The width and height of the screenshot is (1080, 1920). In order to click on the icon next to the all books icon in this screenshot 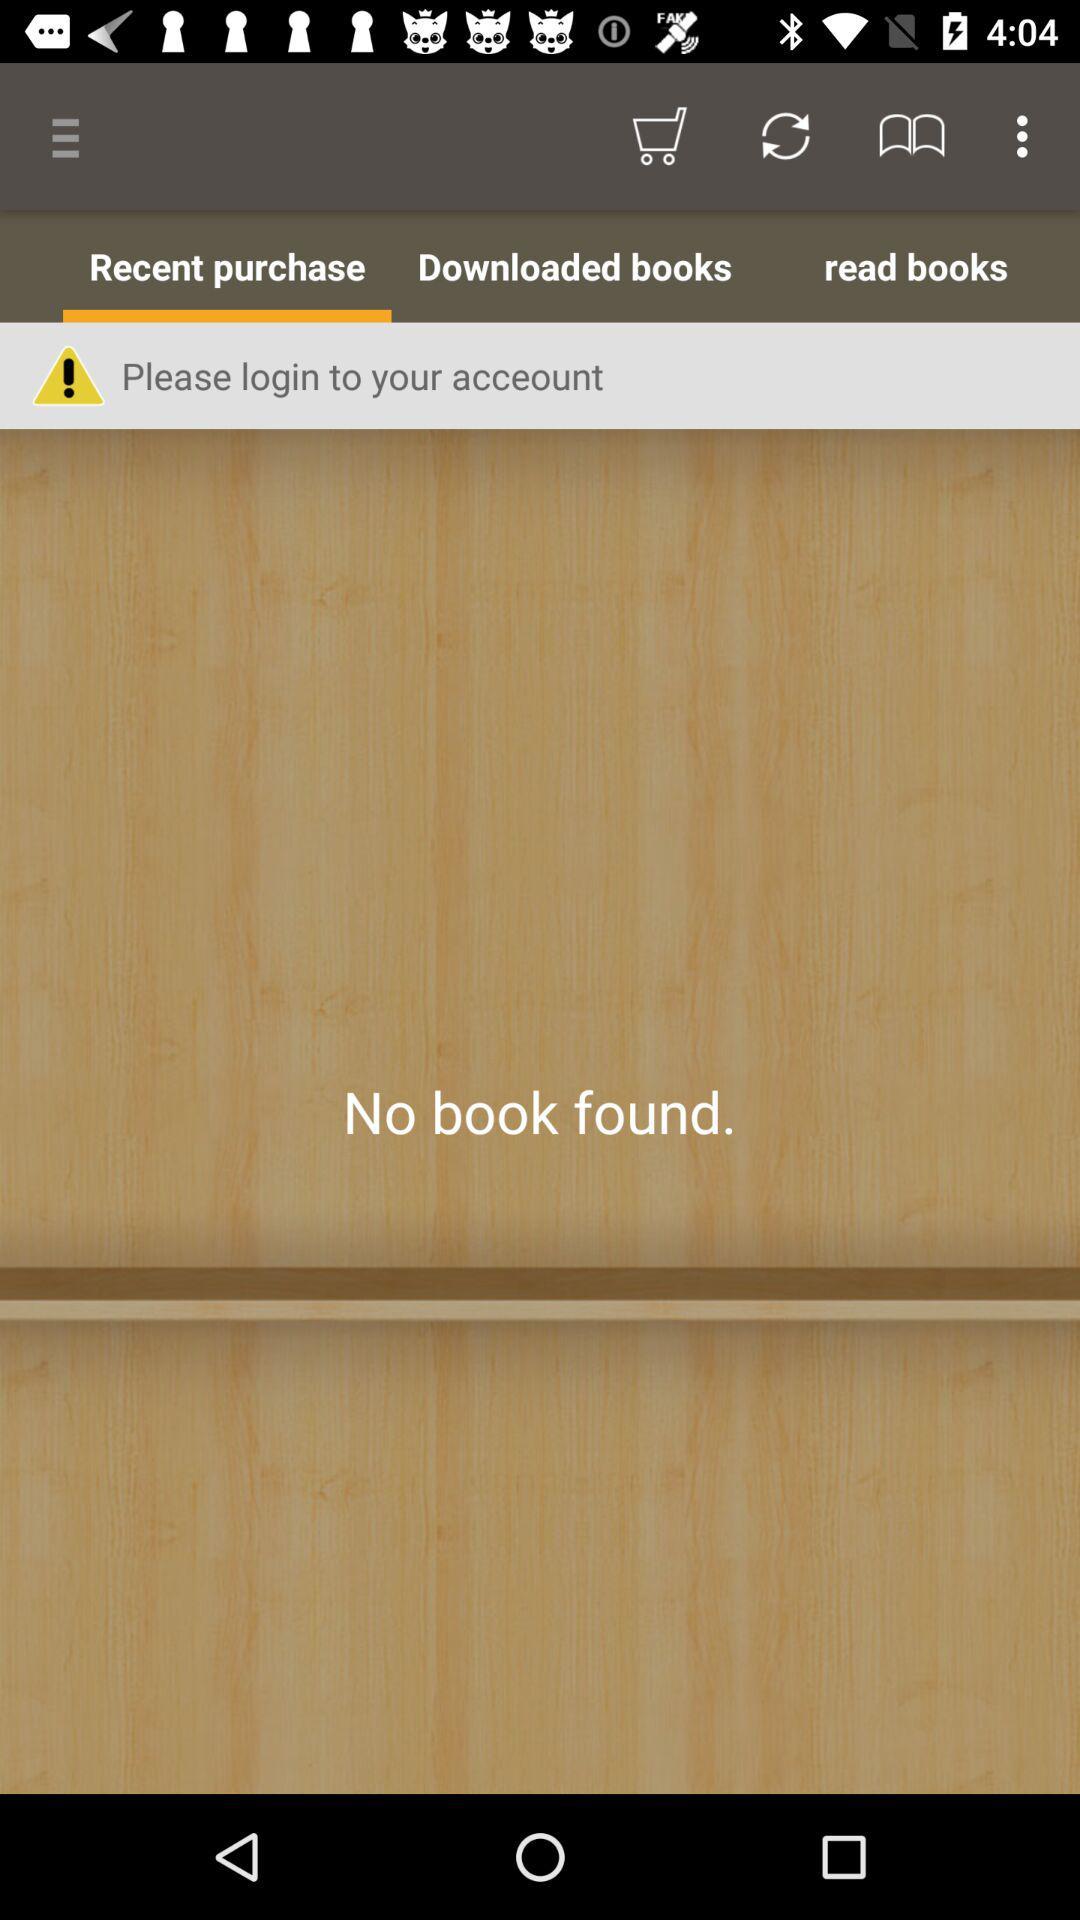, I will do `click(226, 265)`.